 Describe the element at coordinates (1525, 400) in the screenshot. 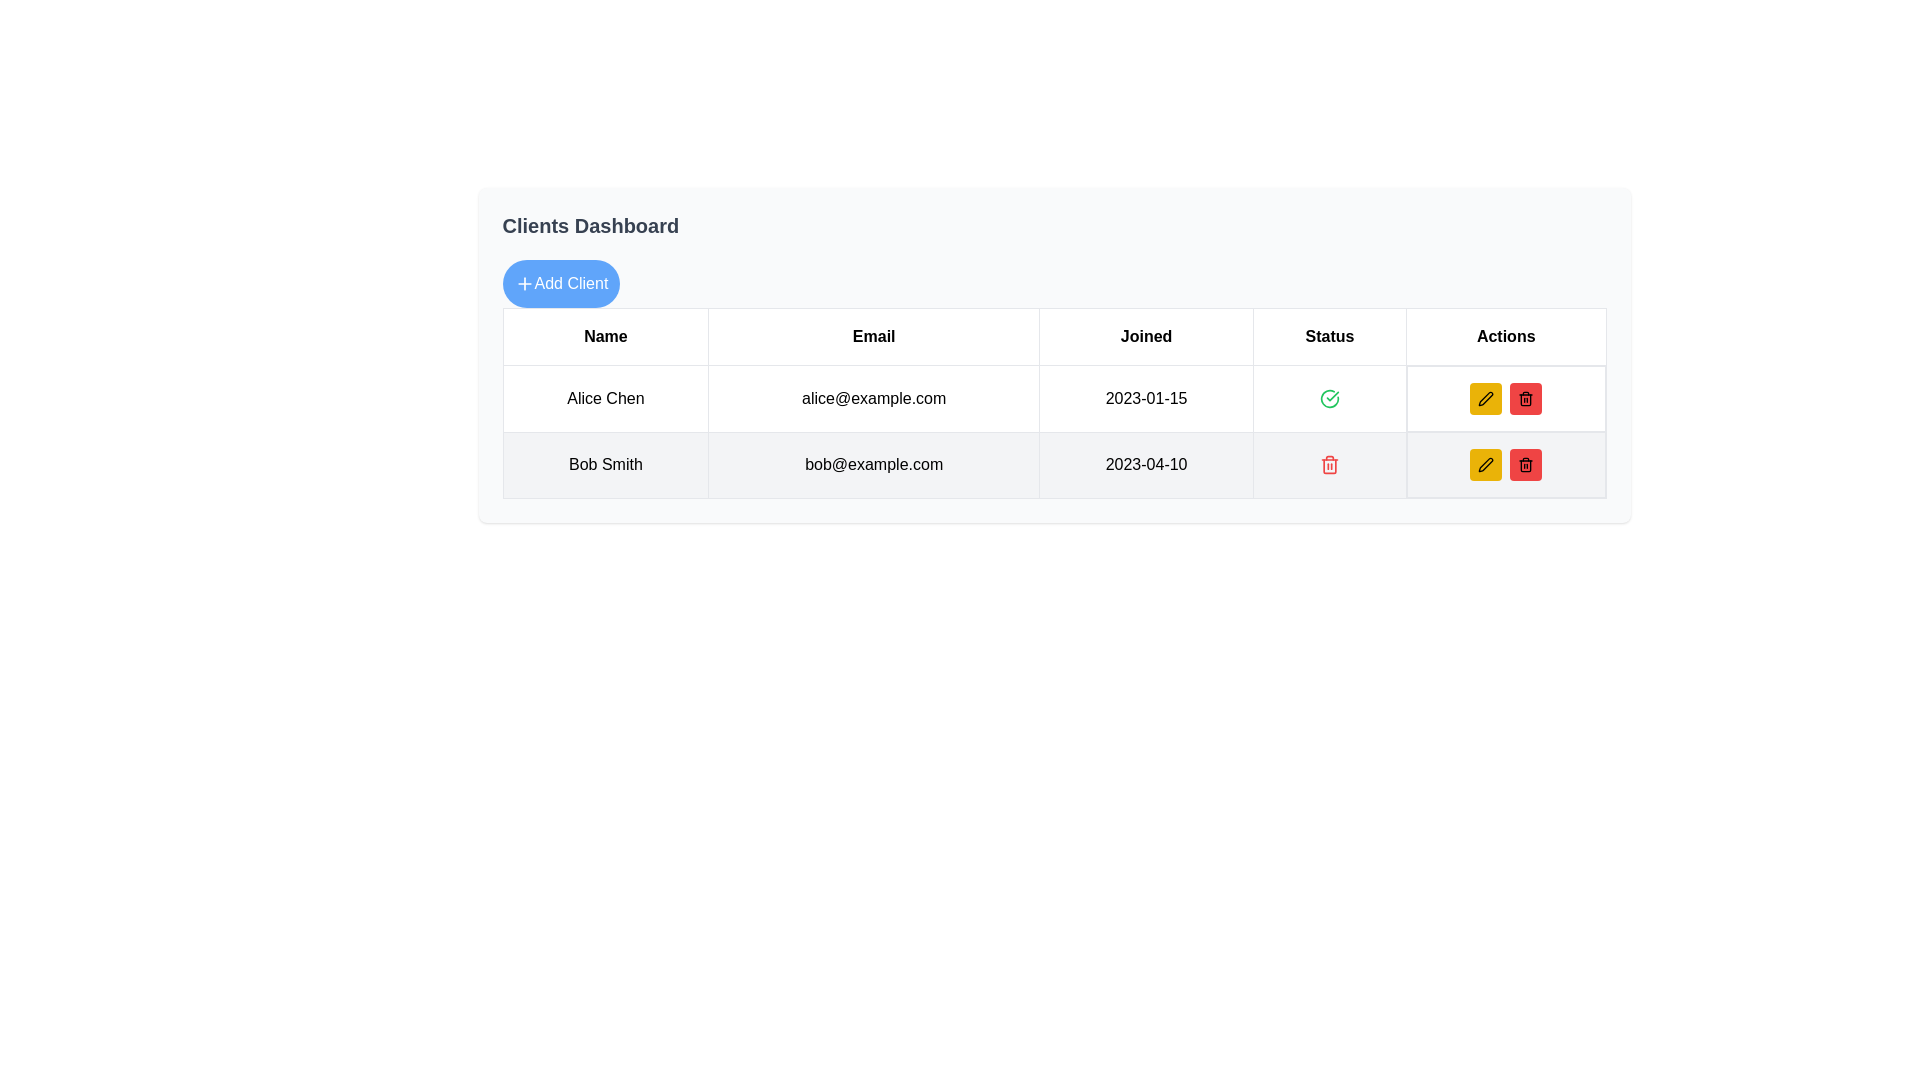

I see `the middle segment of the trash icon in the 'Actions' column for the user 'Bob Smith' located in the second row` at that location.